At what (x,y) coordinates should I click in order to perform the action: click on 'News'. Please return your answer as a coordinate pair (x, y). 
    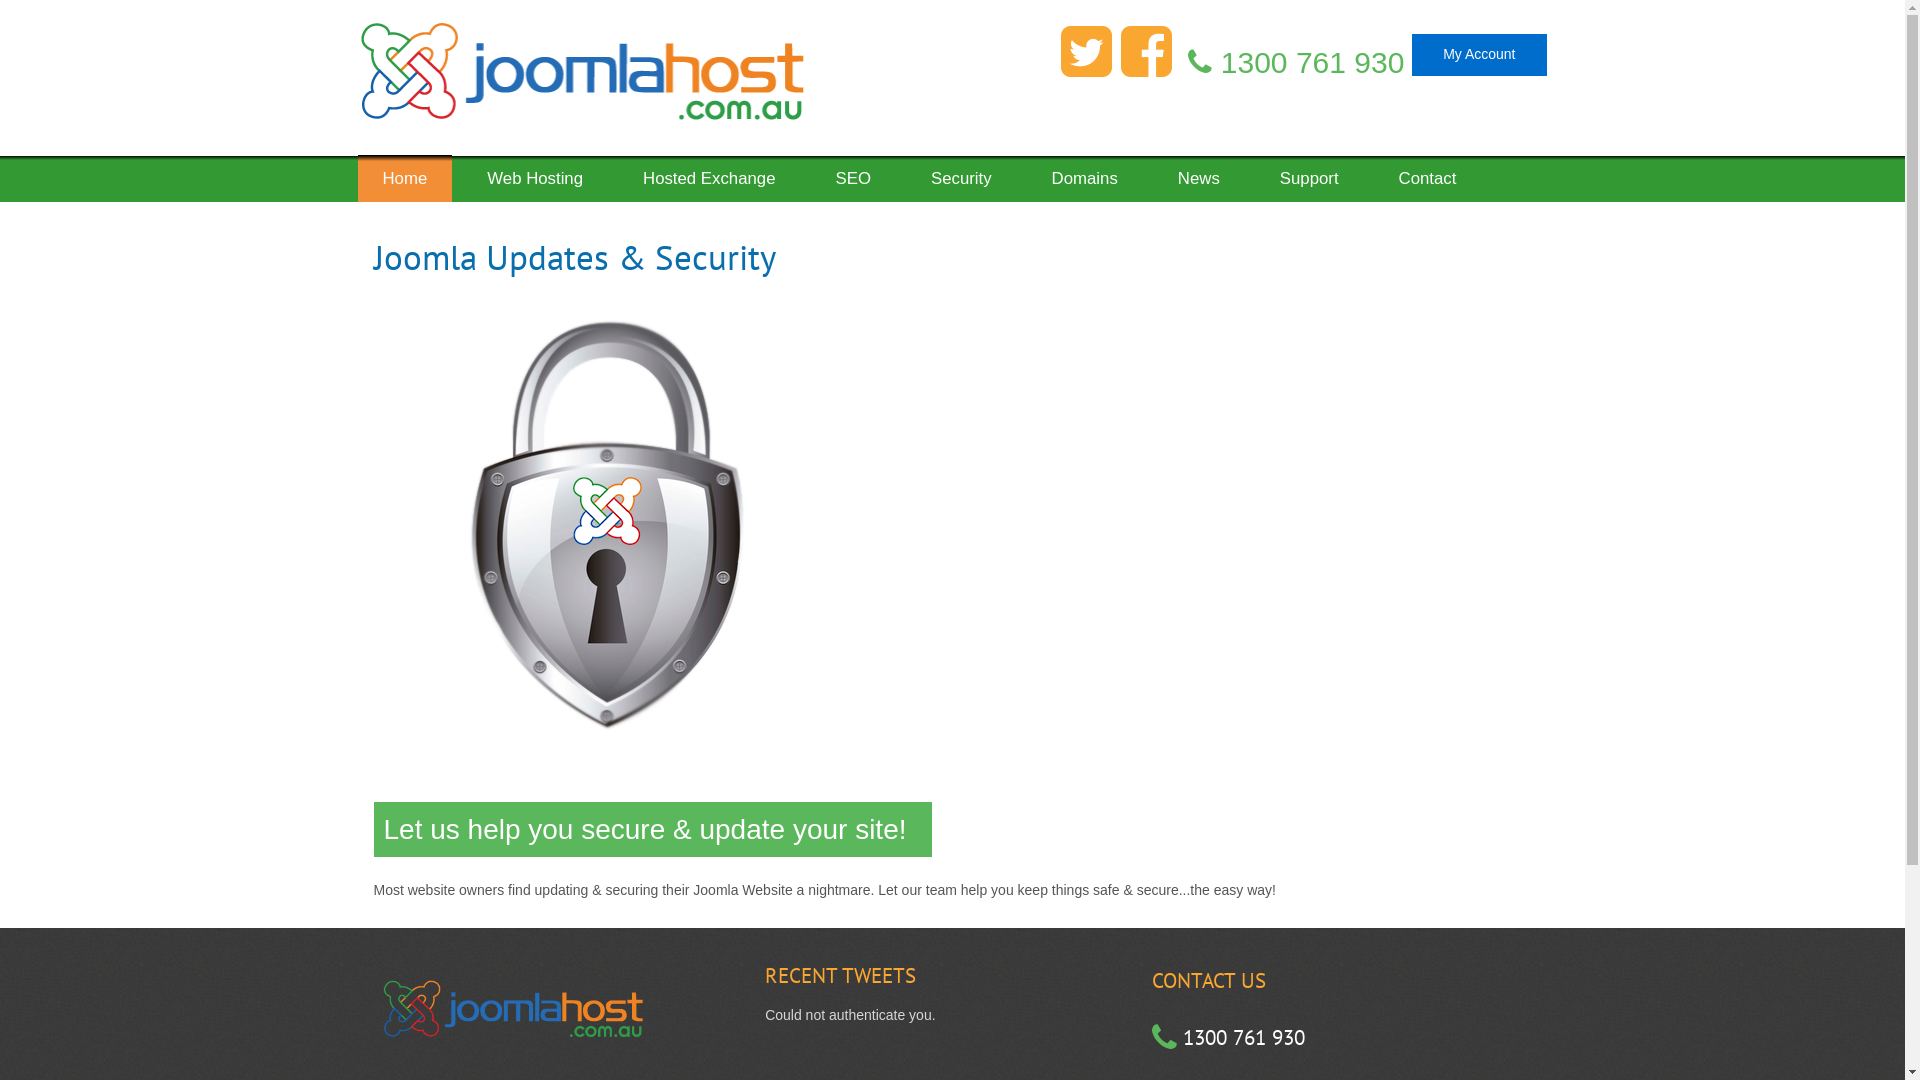
    Looking at the image, I should click on (1199, 171).